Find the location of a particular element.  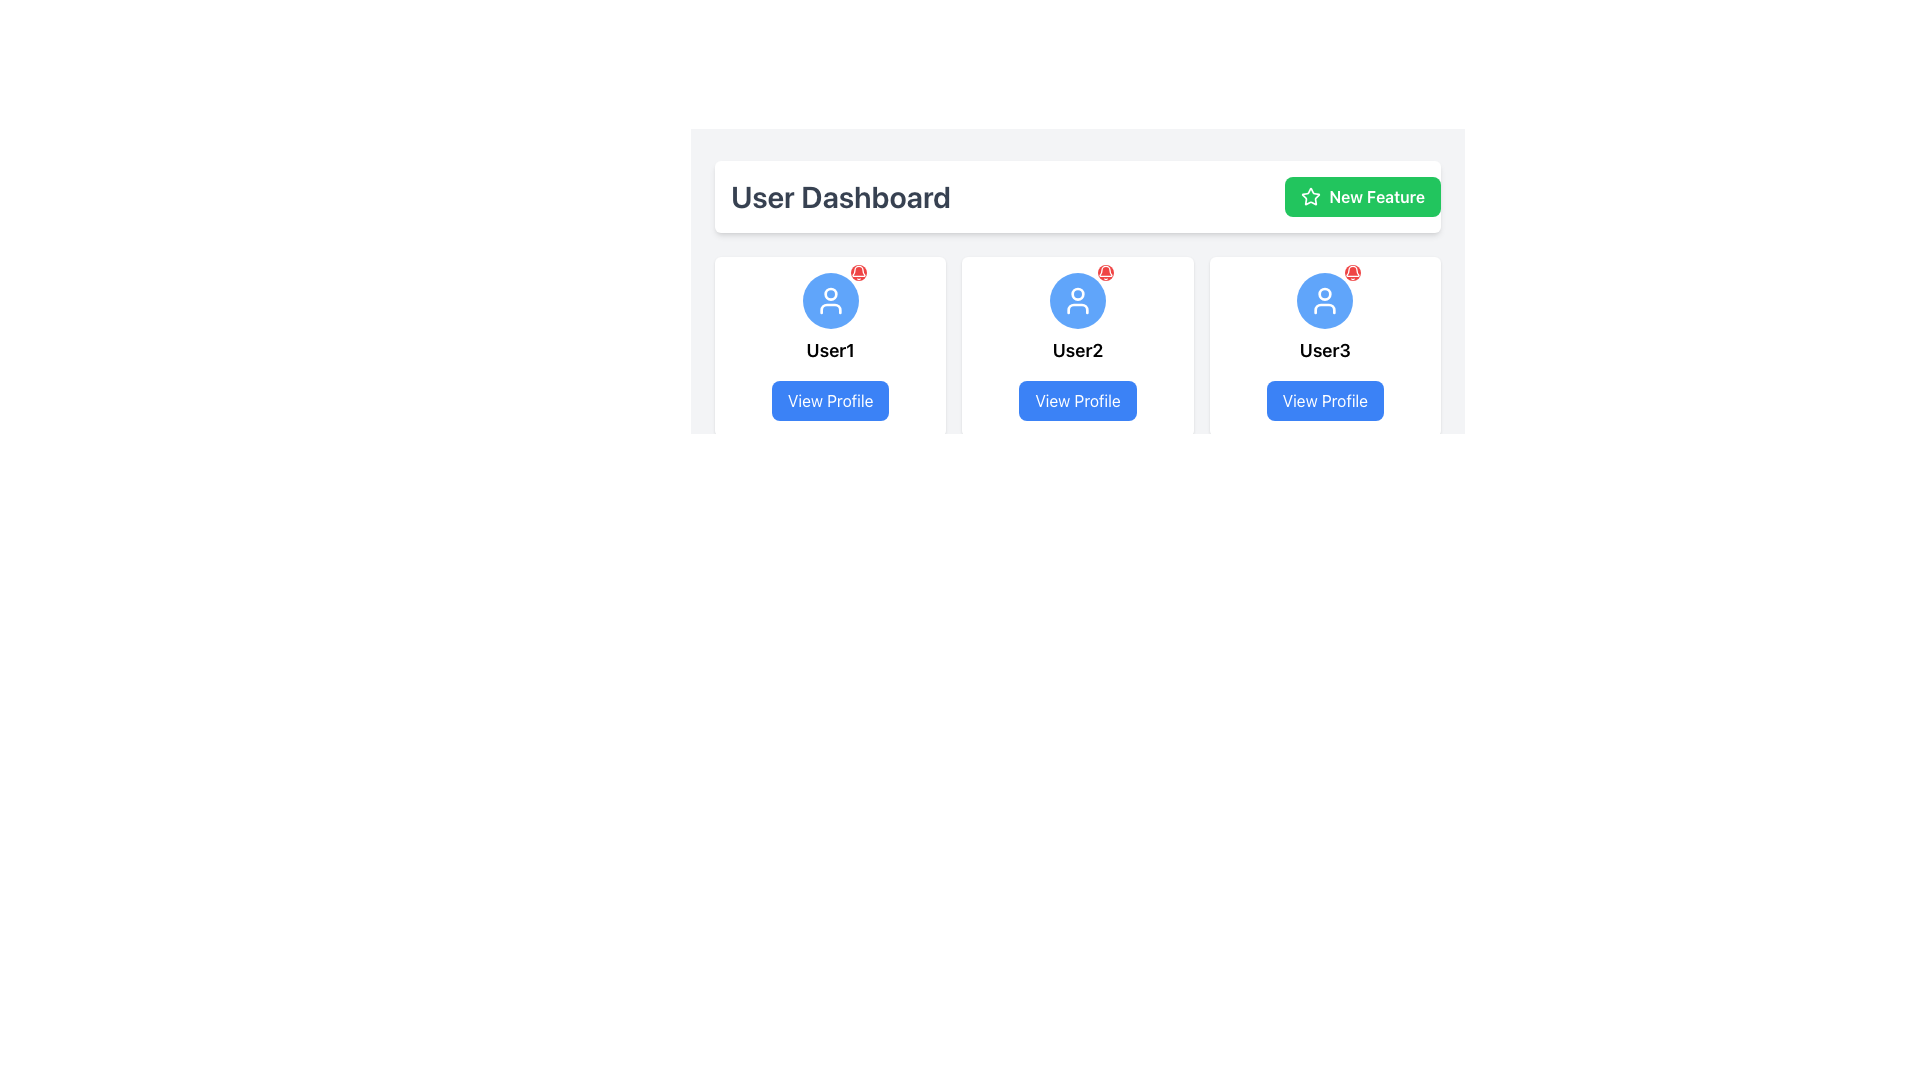

the circular avatar icon with a blue background and white user figure, located at the top of the User1 card is located at coordinates (830, 300).